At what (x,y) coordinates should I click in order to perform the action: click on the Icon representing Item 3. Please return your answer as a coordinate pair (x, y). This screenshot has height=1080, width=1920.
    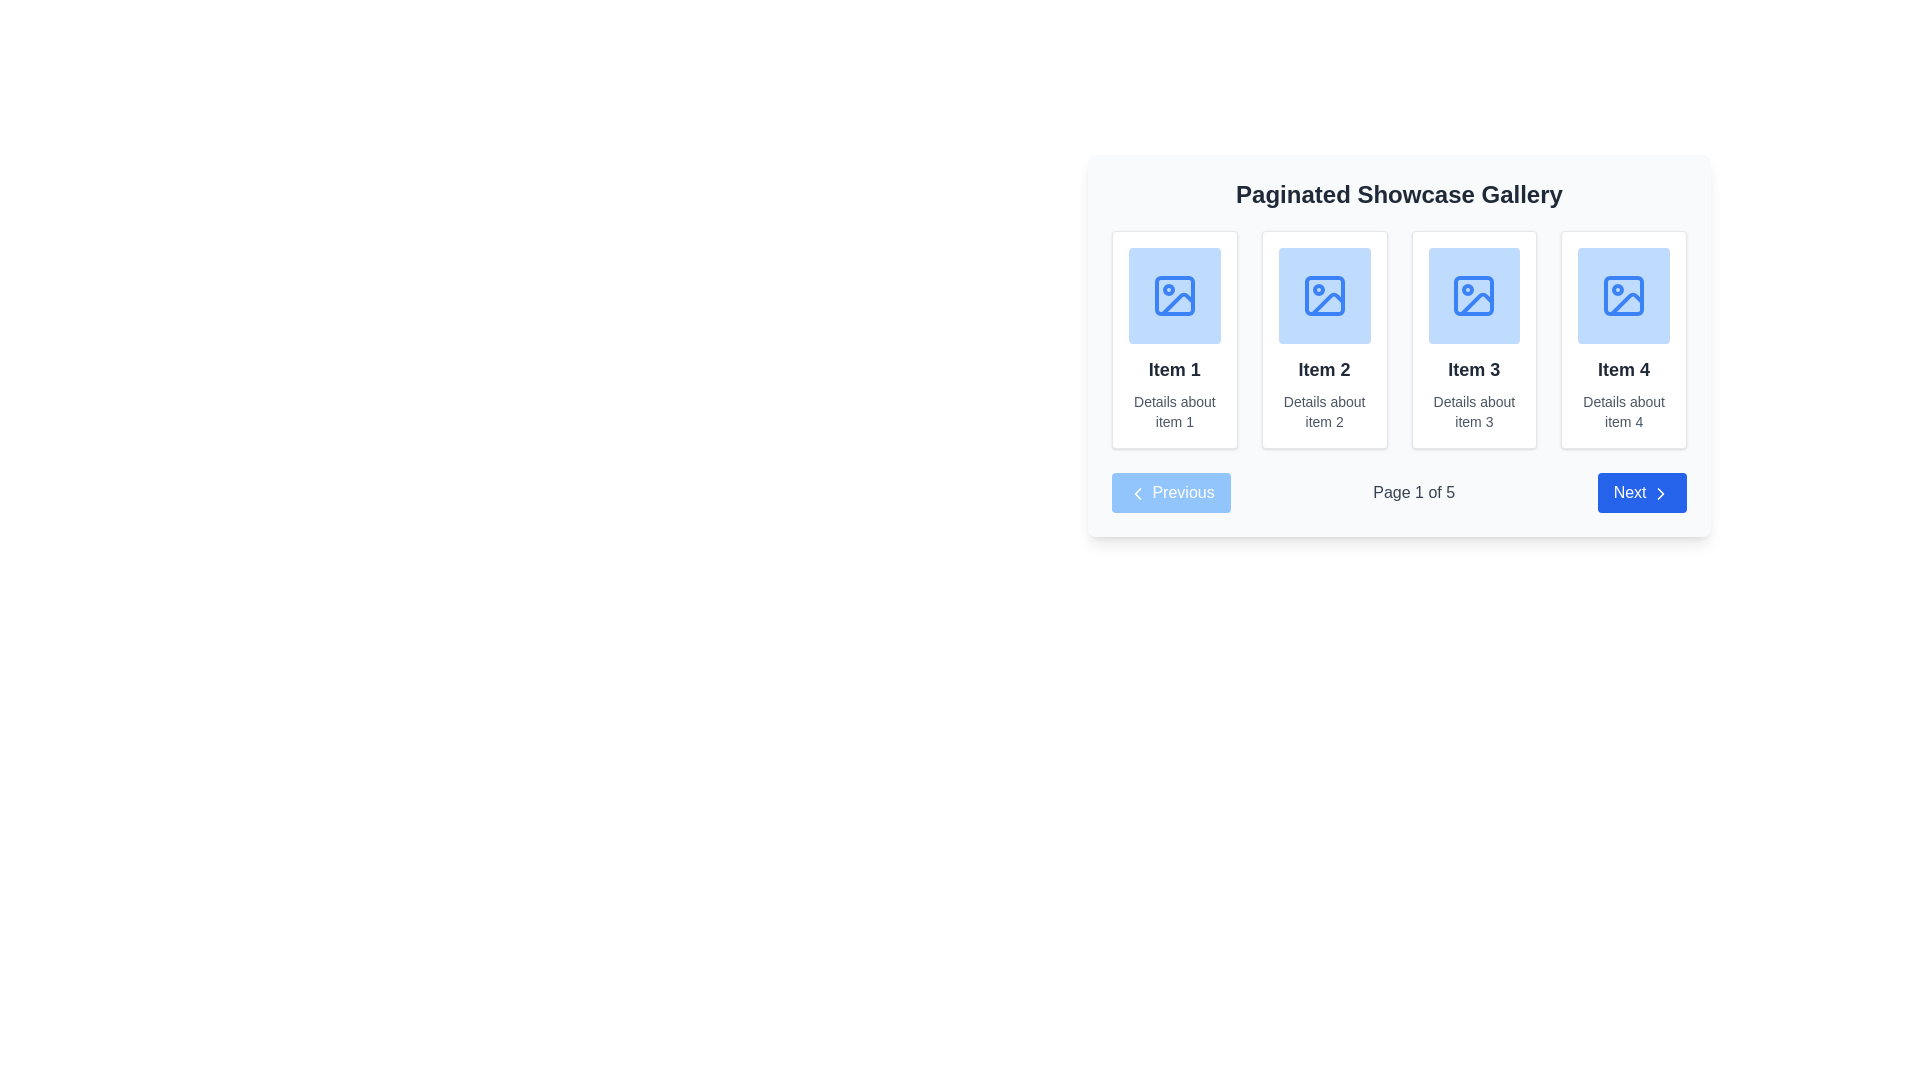
    Looking at the image, I should click on (1474, 296).